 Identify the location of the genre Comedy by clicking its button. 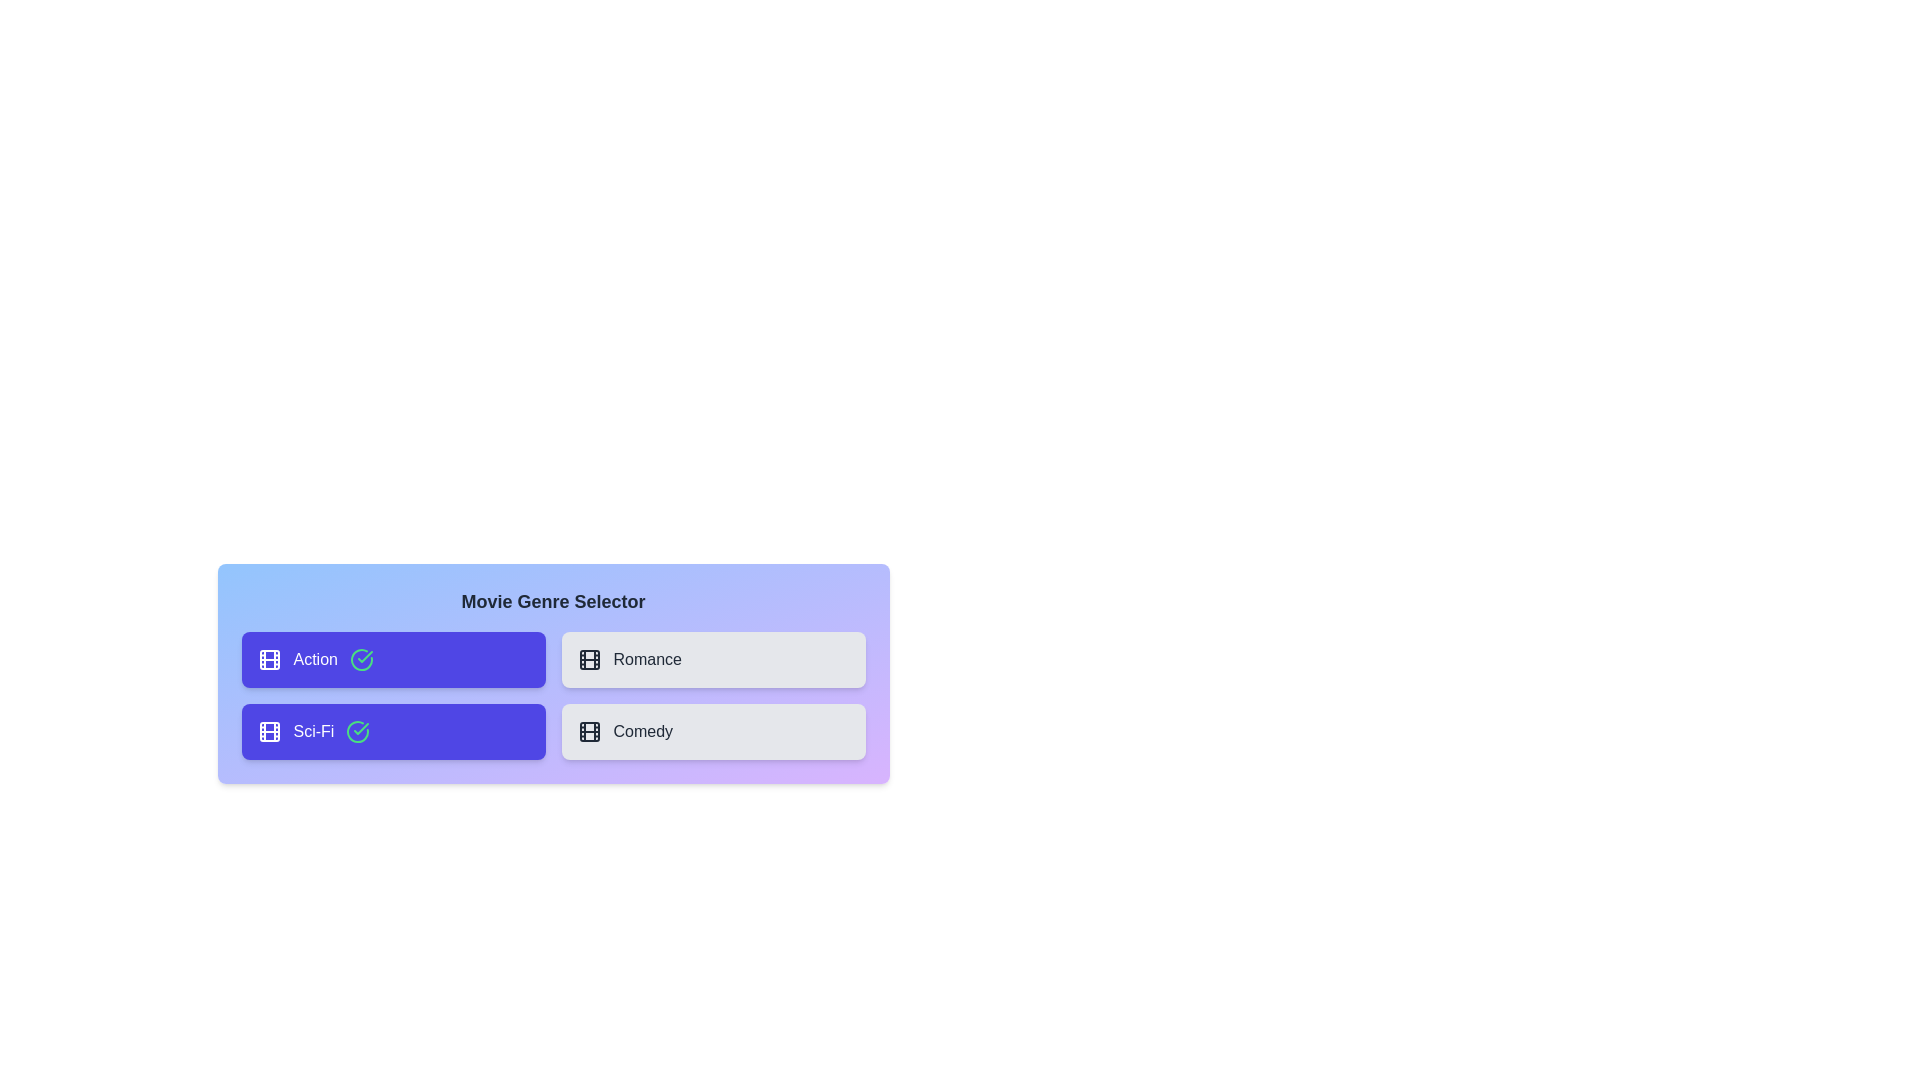
(713, 732).